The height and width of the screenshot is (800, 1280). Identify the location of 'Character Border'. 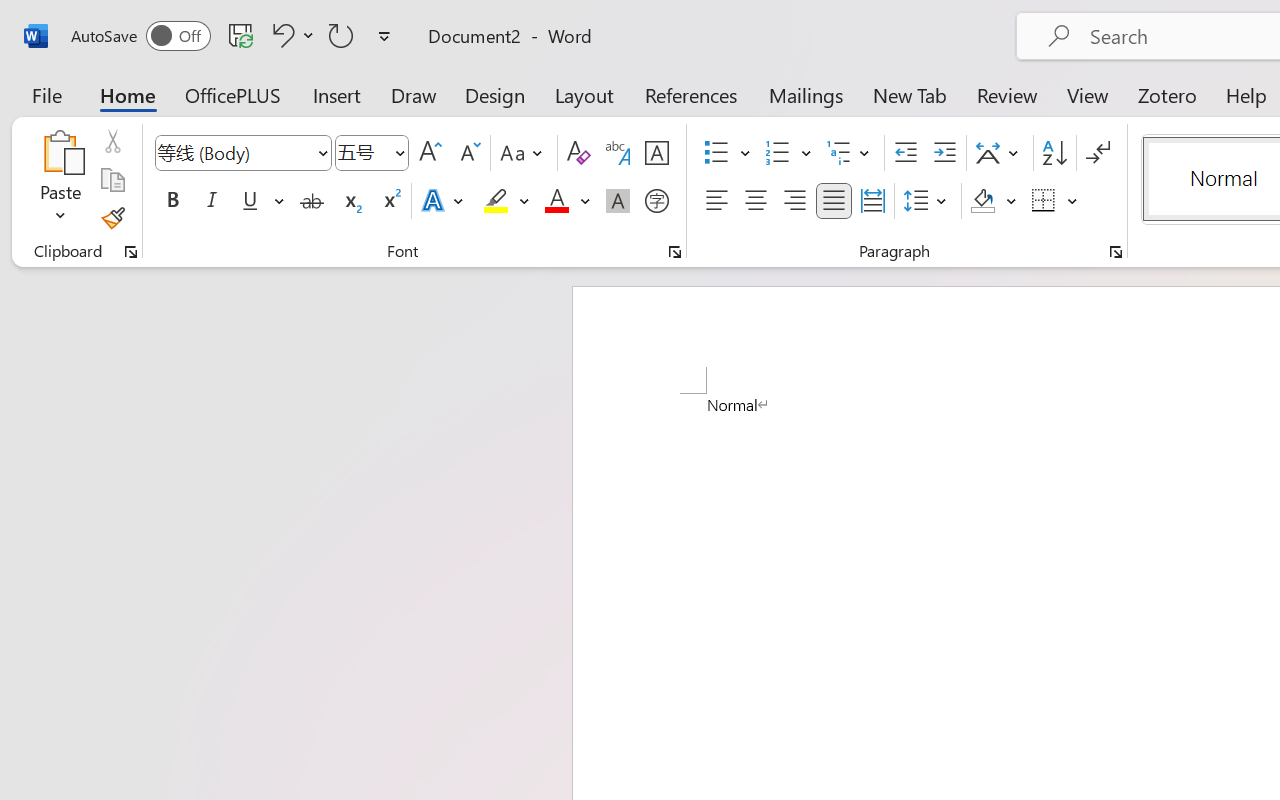
(656, 153).